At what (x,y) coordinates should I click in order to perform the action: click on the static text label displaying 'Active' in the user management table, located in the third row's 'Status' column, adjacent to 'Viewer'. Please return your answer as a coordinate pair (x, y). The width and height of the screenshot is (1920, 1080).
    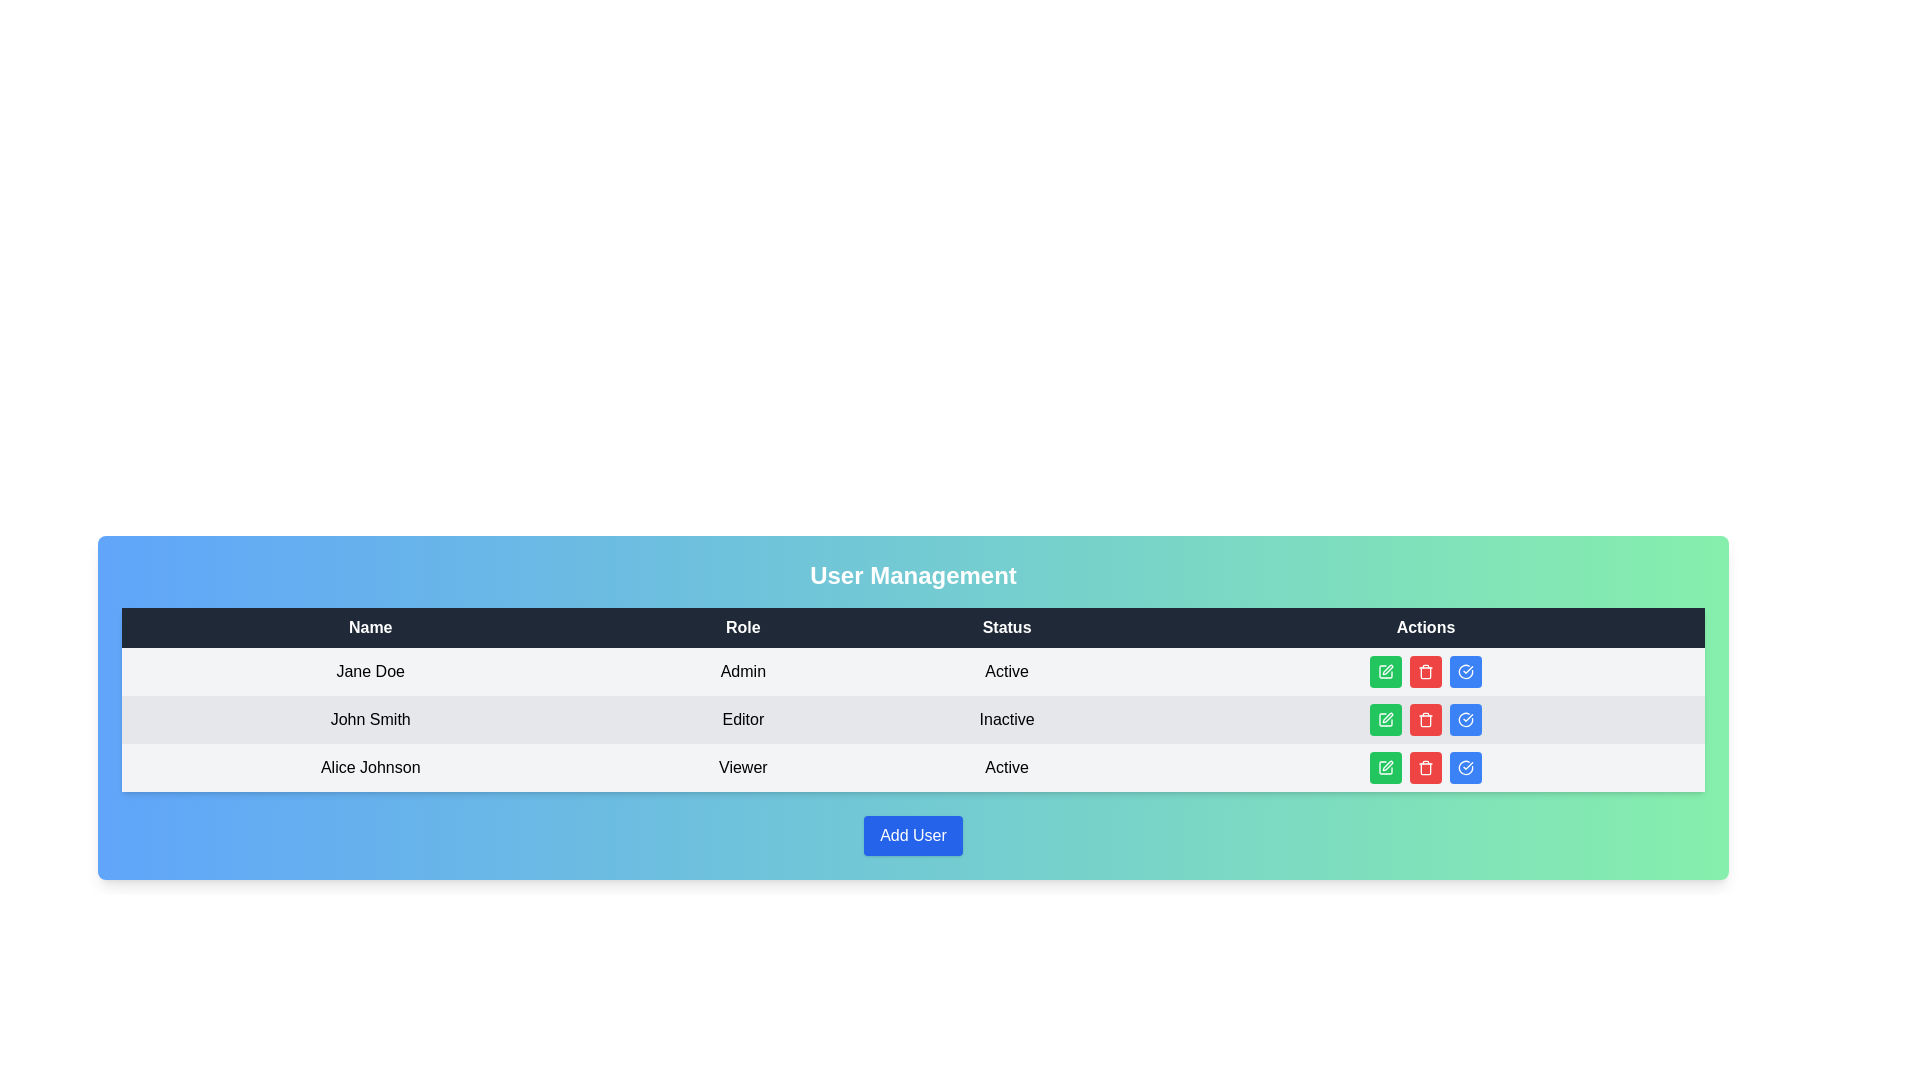
    Looking at the image, I should click on (1007, 766).